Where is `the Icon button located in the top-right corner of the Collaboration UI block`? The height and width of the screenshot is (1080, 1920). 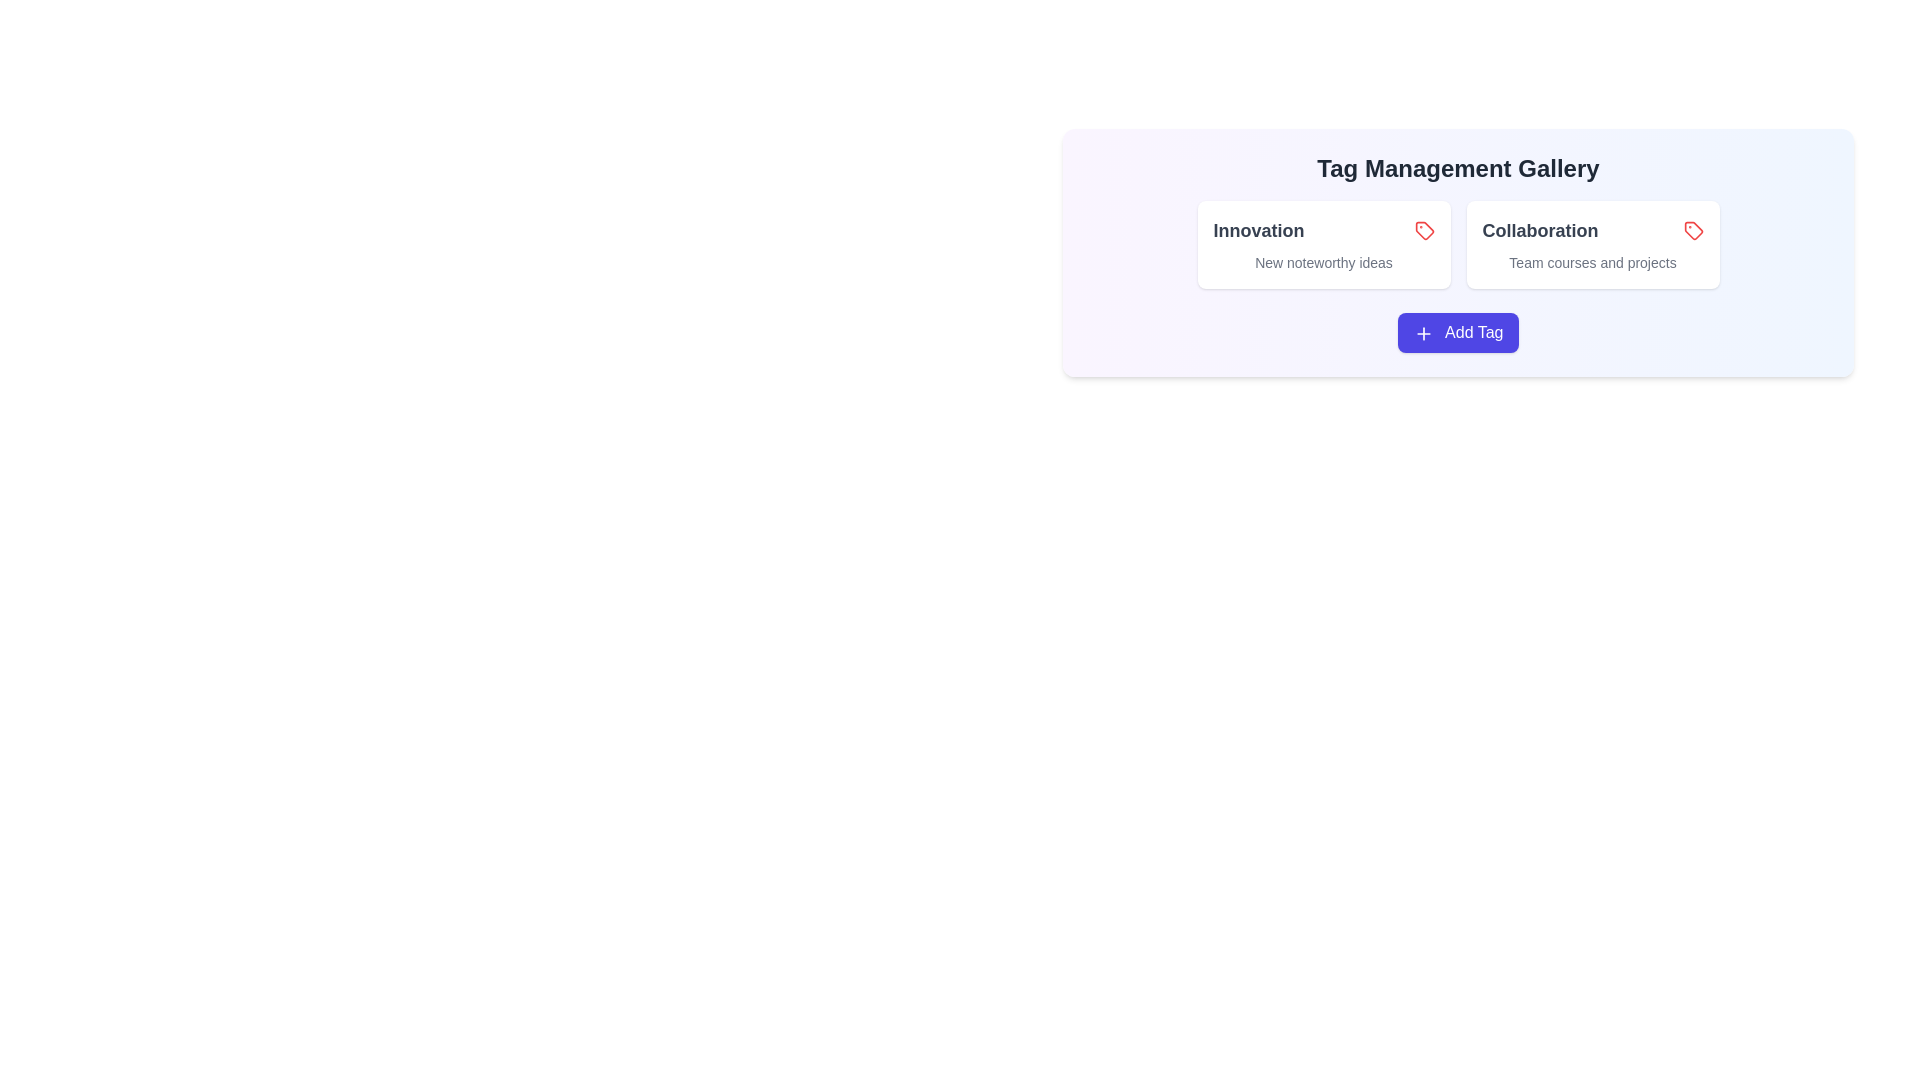 the Icon button located in the top-right corner of the Collaboration UI block is located at coordinates (1692, 230).